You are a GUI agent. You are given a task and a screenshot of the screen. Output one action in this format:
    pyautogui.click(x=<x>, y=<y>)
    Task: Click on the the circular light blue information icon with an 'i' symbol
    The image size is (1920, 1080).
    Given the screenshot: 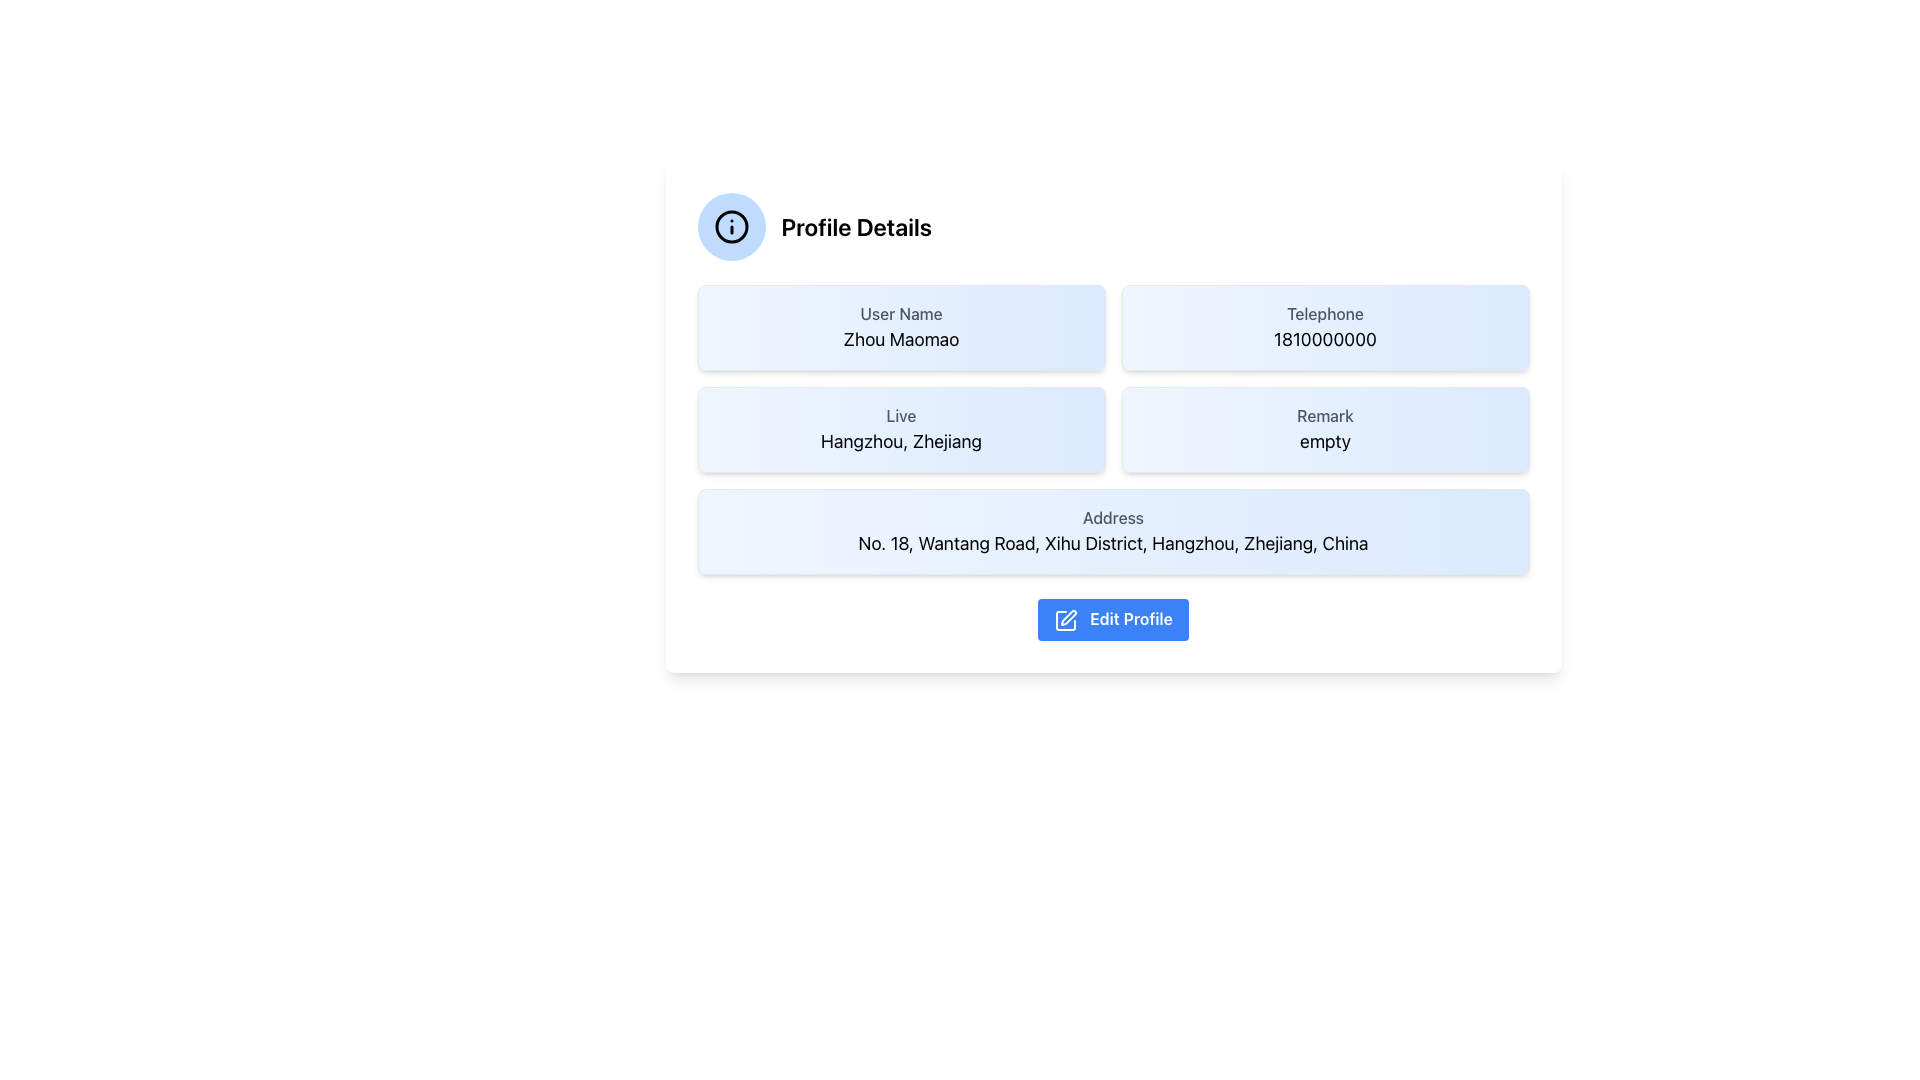 What is the action you would take?
    pyautogui.click(x=730, y=226)
    